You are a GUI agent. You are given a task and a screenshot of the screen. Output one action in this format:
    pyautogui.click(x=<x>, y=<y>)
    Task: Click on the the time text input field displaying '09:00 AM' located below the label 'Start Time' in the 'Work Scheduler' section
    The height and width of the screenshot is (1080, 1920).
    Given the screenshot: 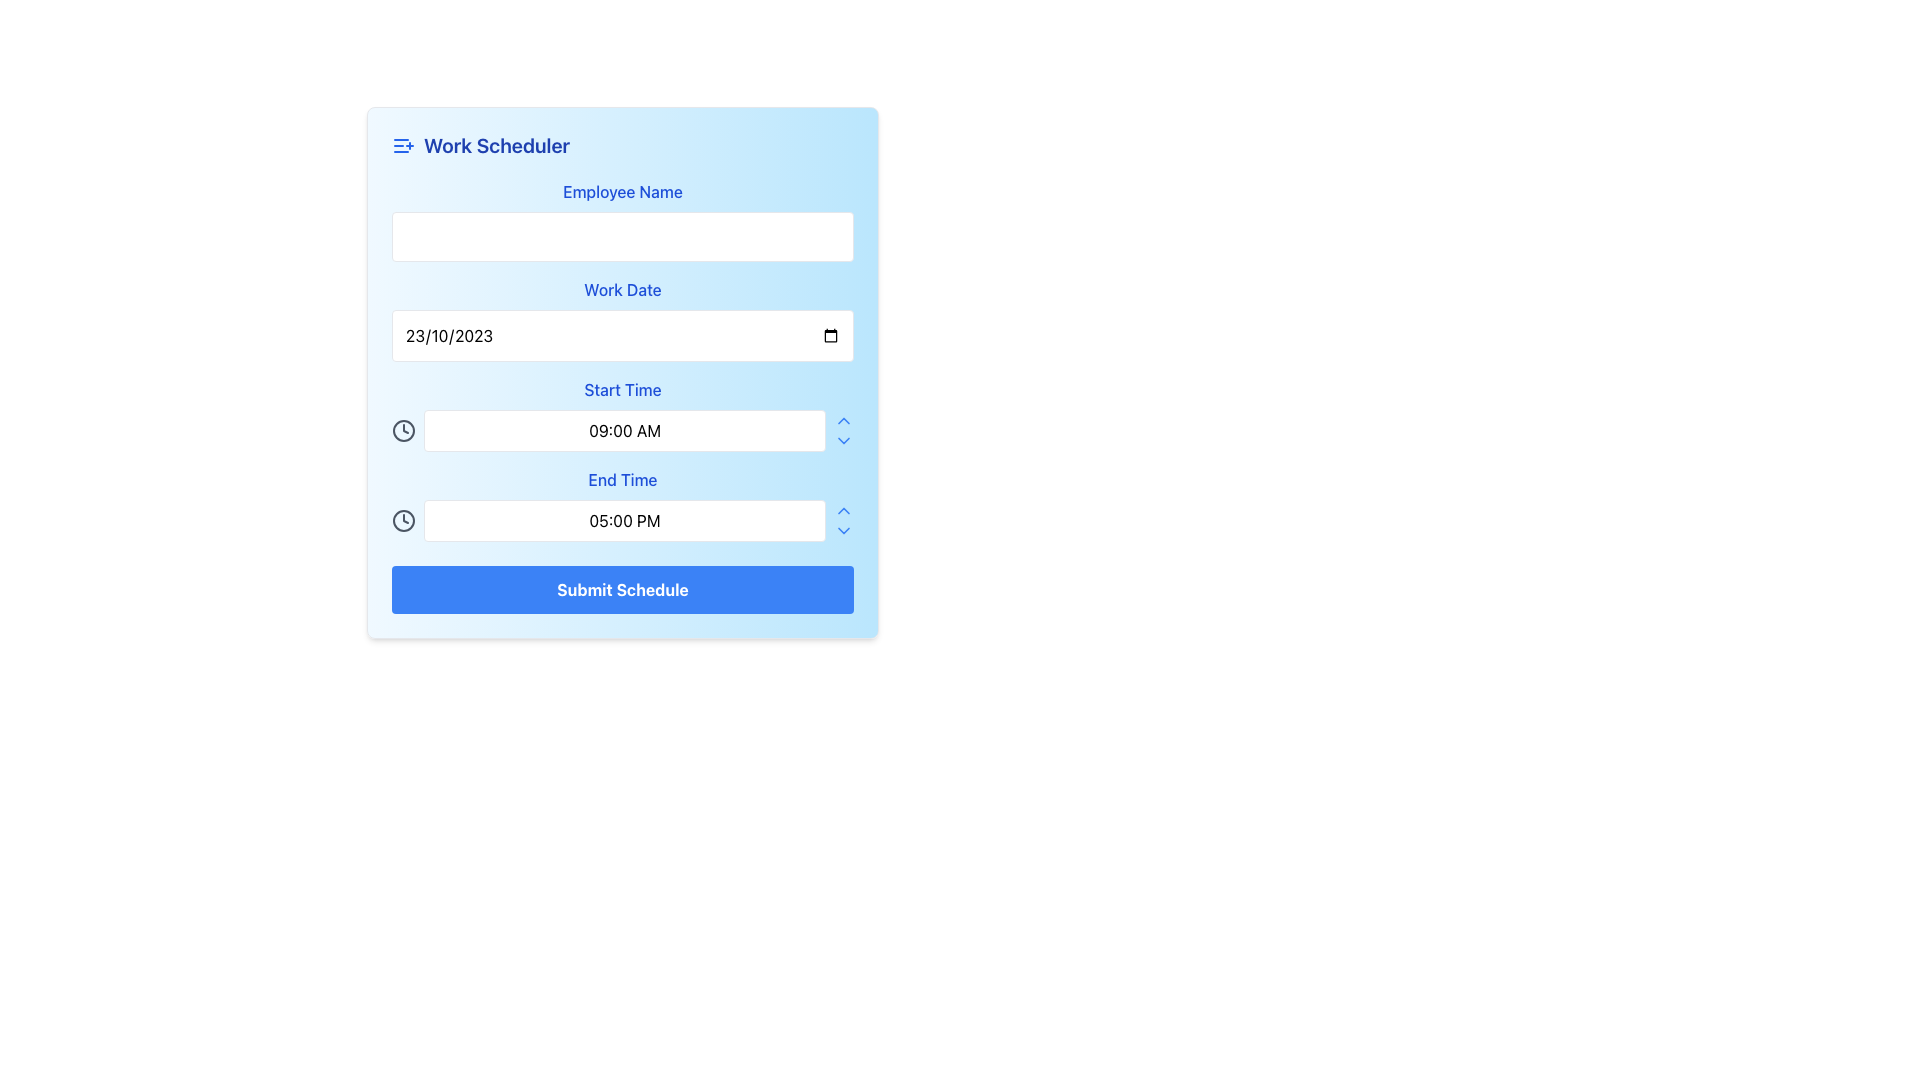 What is the action you would take?
    pyautogui.click(x=622, y=430)
    